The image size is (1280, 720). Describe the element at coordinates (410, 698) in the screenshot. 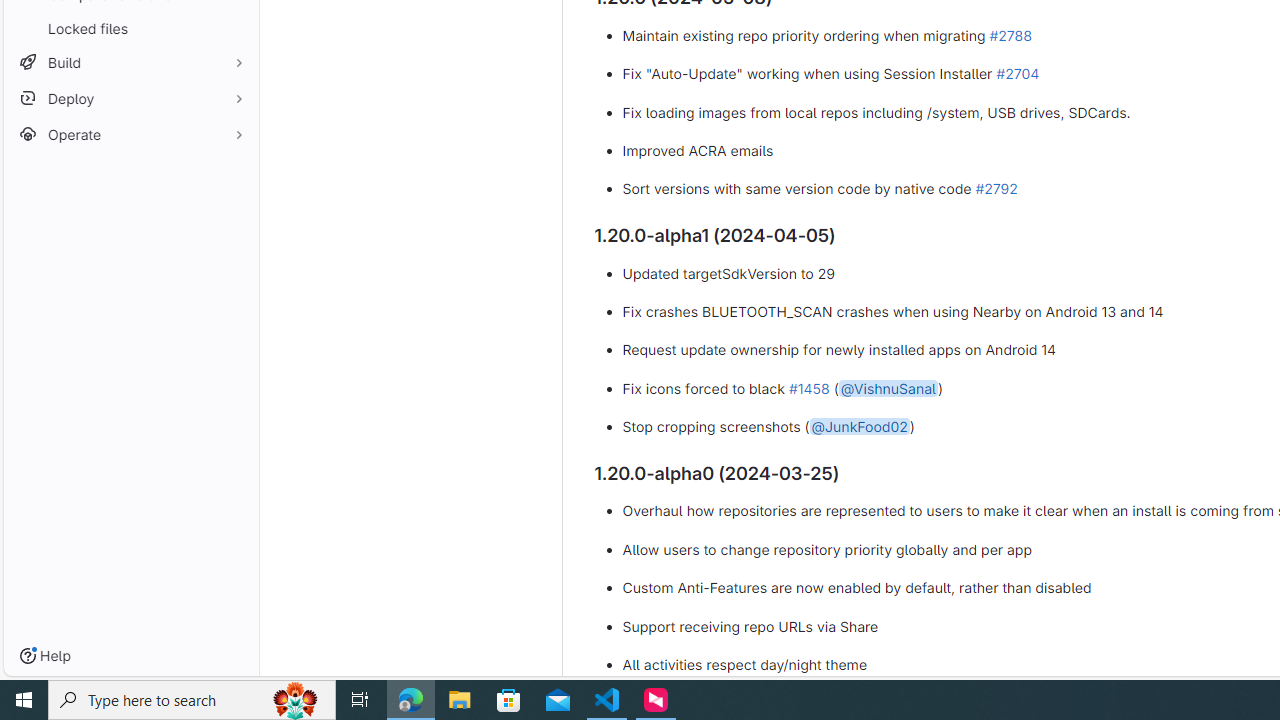

I see `'Microsoft Edge - 1 running window'` at that location.